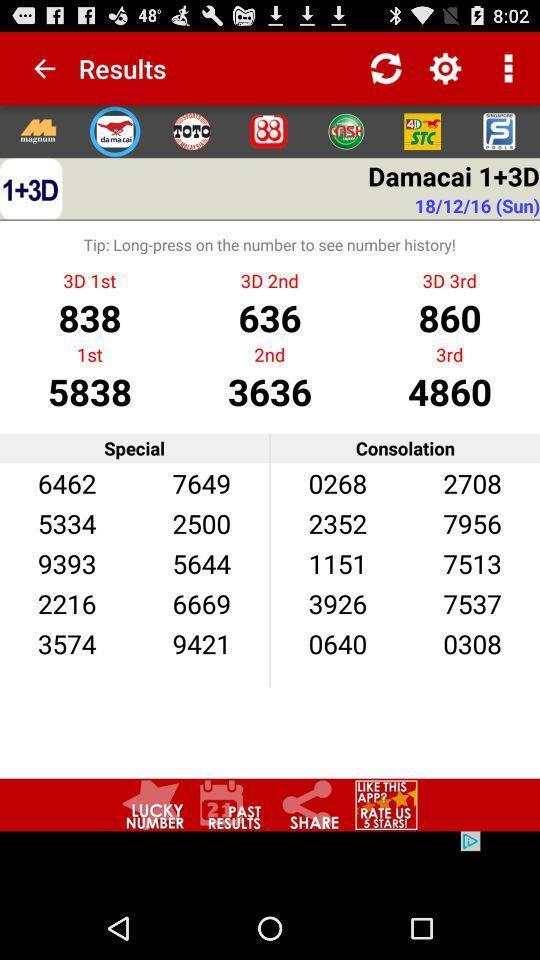 The image size is (540, 960). I want to click on the date_range icon, so click(230, 860).